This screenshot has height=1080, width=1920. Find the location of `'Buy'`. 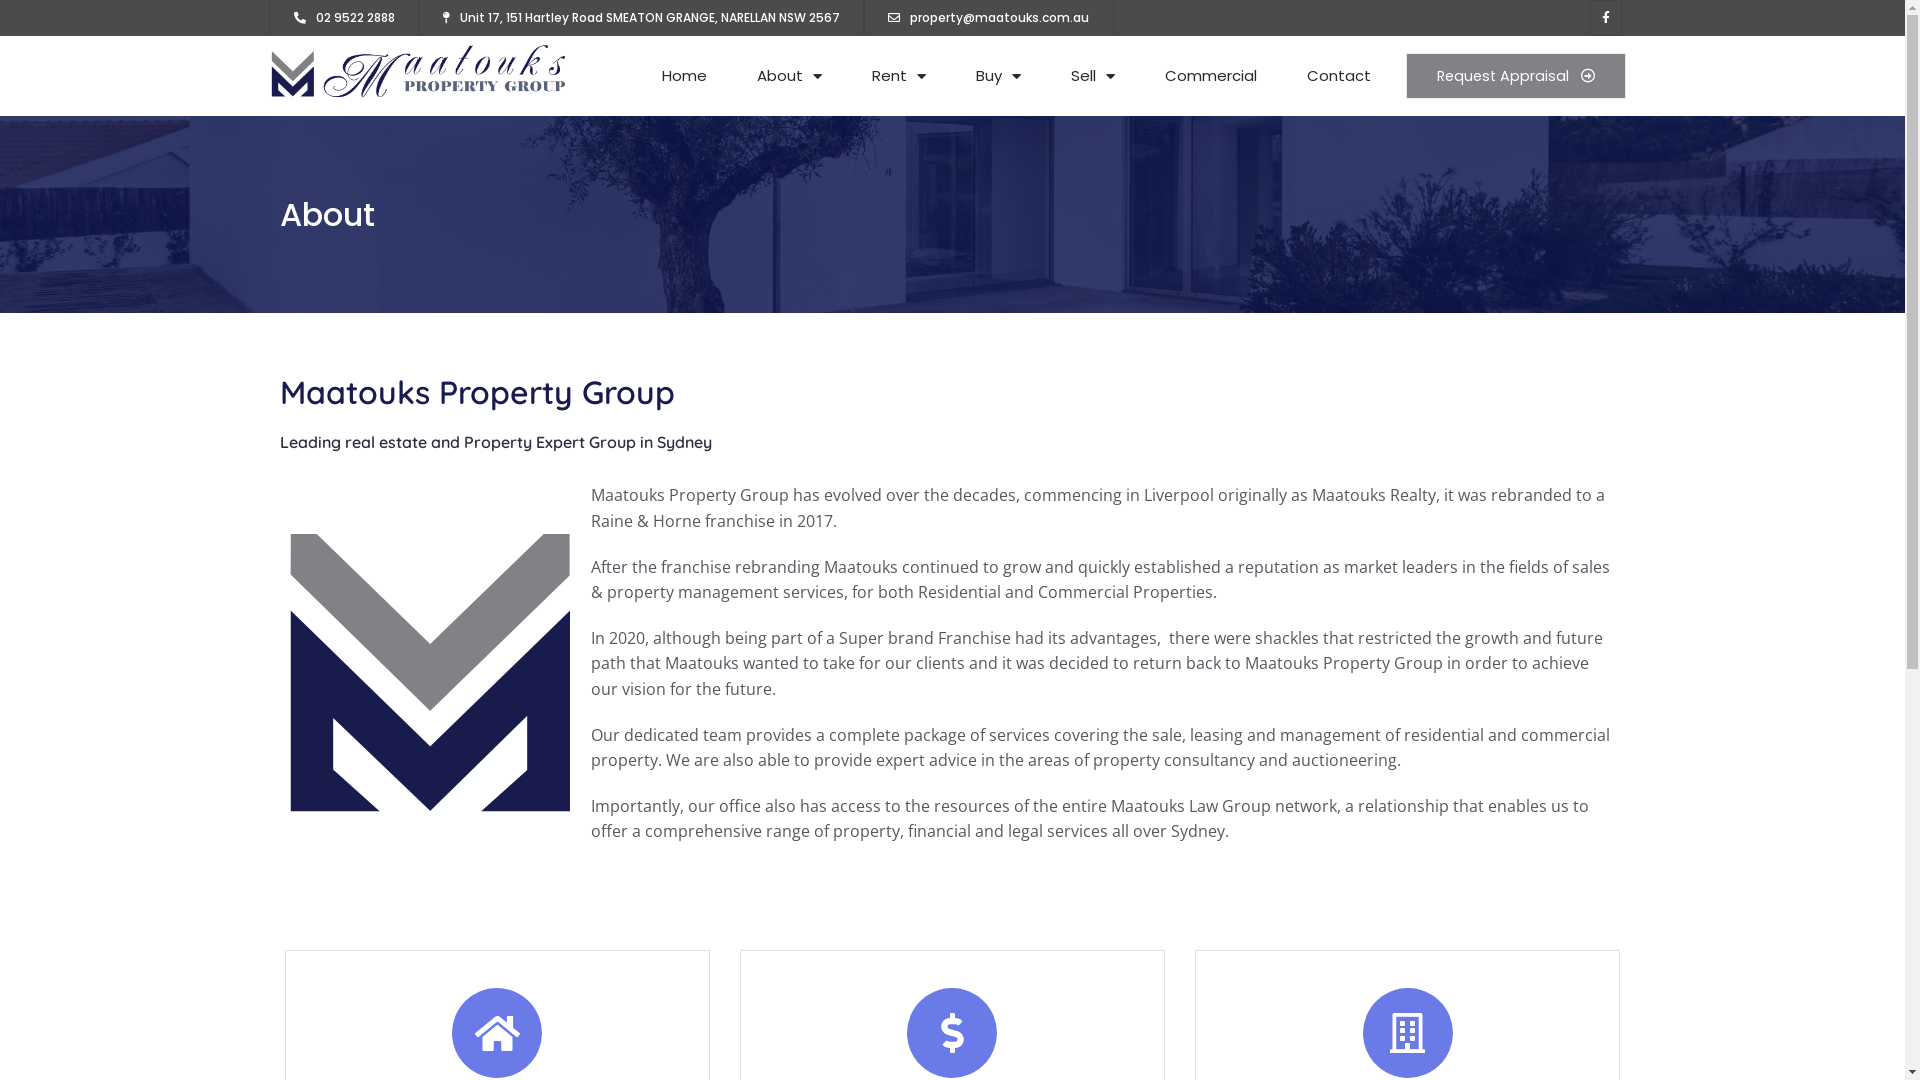

'Buy' is located at coordinates (998, 75).